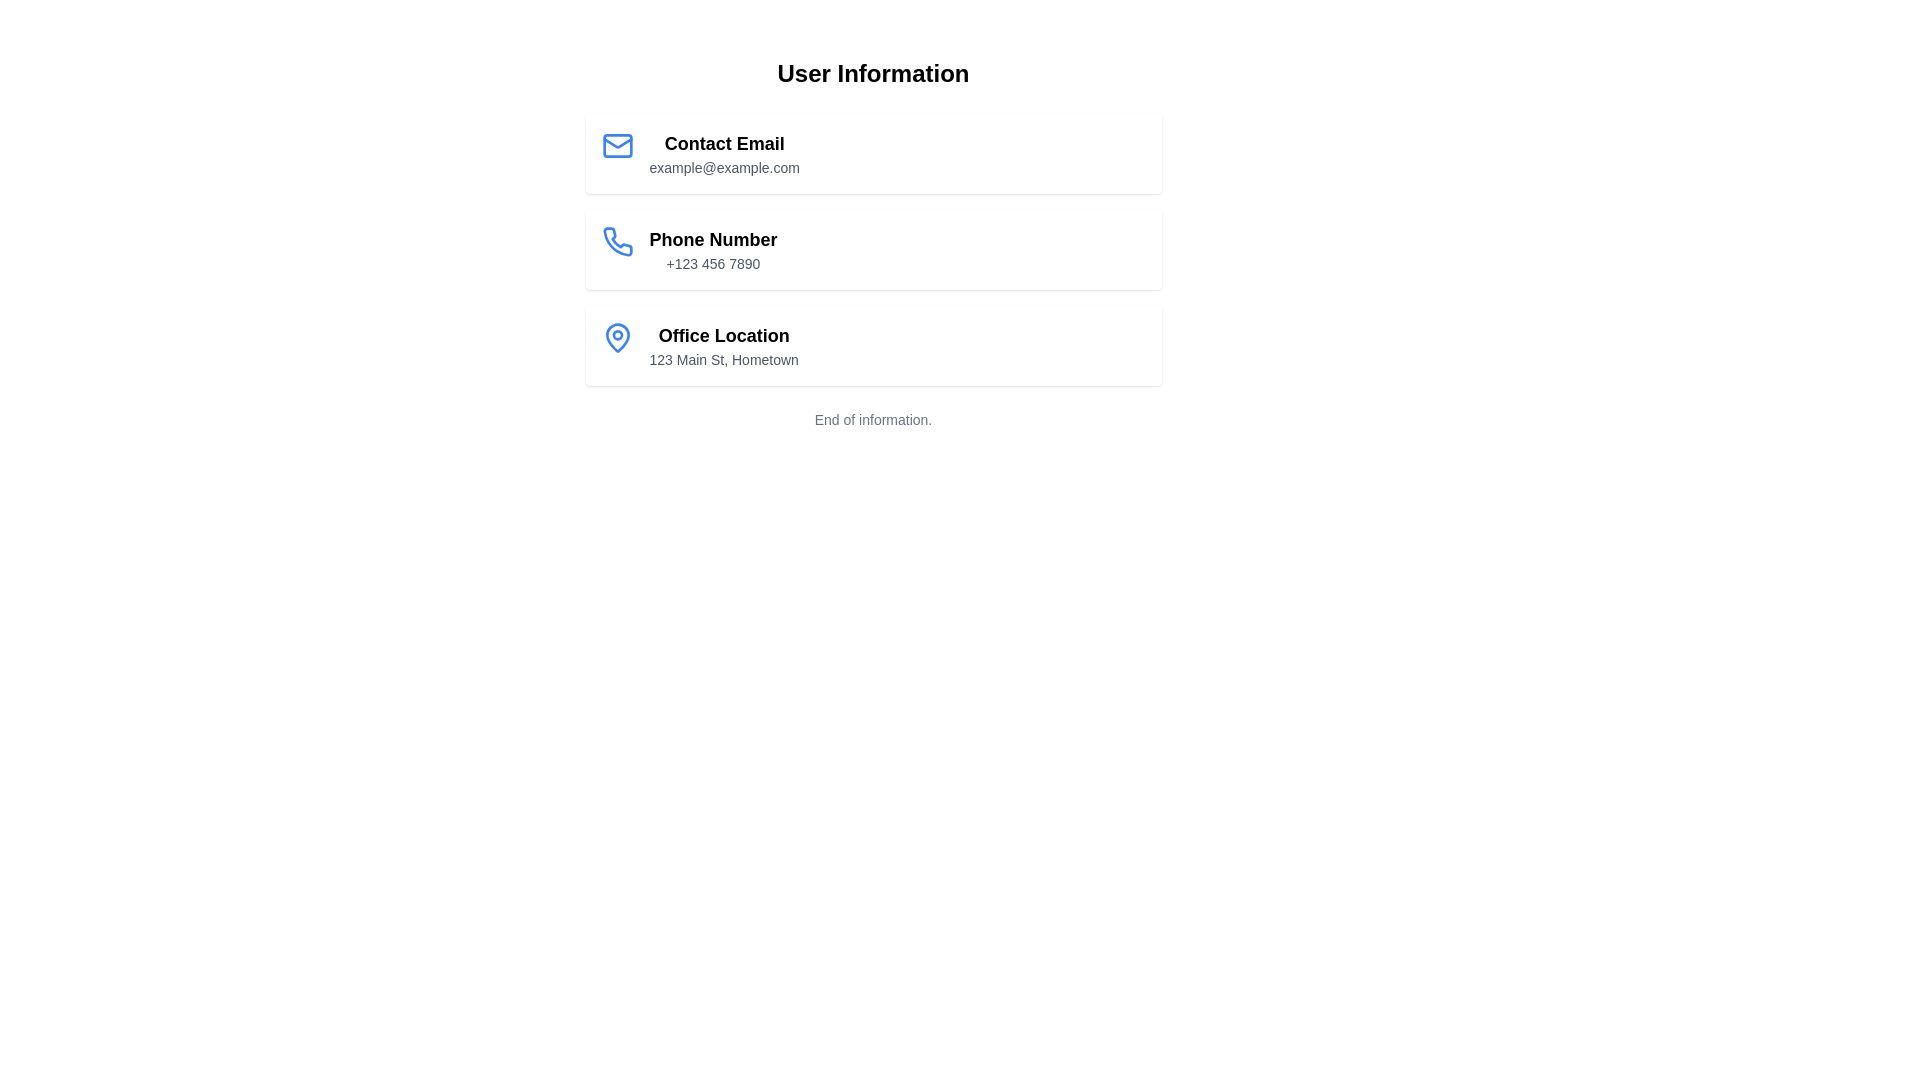 Image resolution: width=1920 pixels, height=1080 pixels. I want to click on the static display panel that presents the office location, which is the third item in the vertical list of contact details, so click(873, 345).